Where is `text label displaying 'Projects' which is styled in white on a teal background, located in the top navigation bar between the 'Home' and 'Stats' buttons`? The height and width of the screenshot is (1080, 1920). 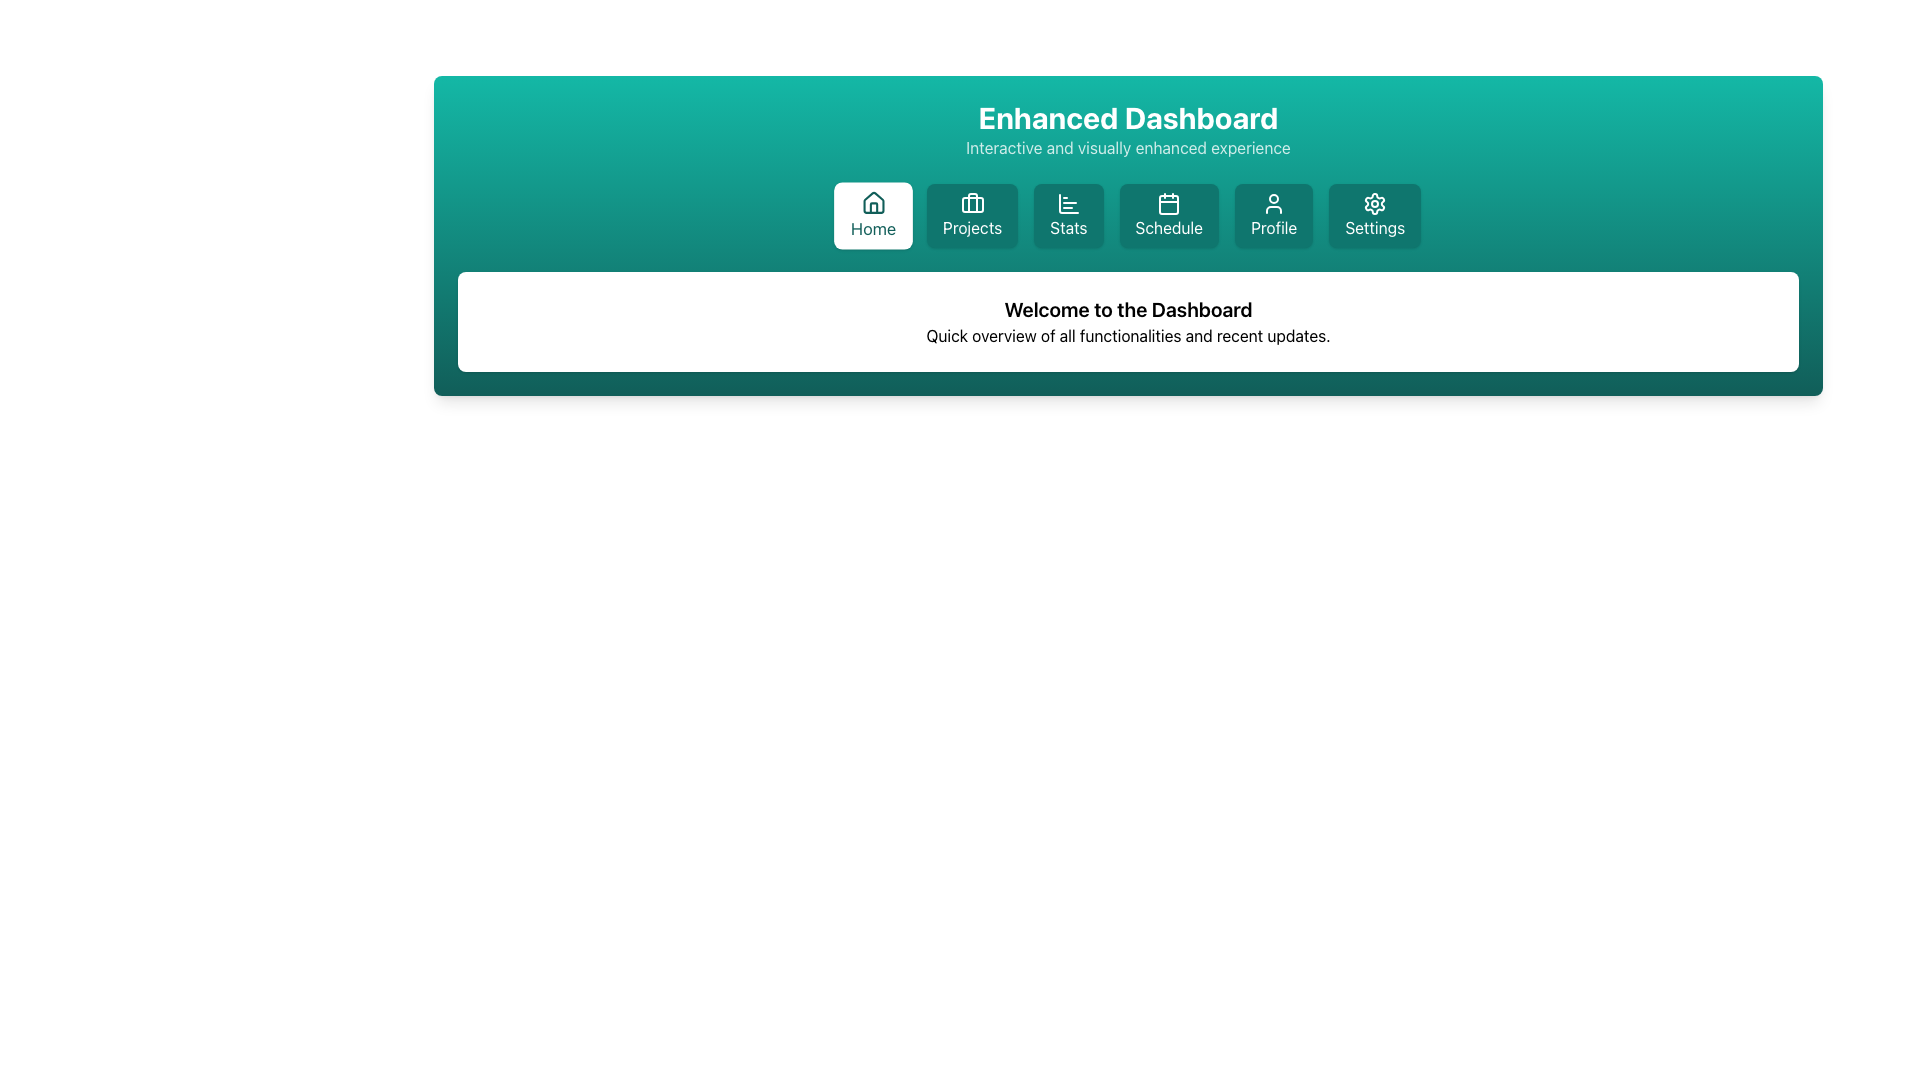
text label displaying 'Projects' which is styled in white on a teal background, located in the top navigation bar between the 'Home' and 'Stats' buttons is located at coordinates (972, 226).